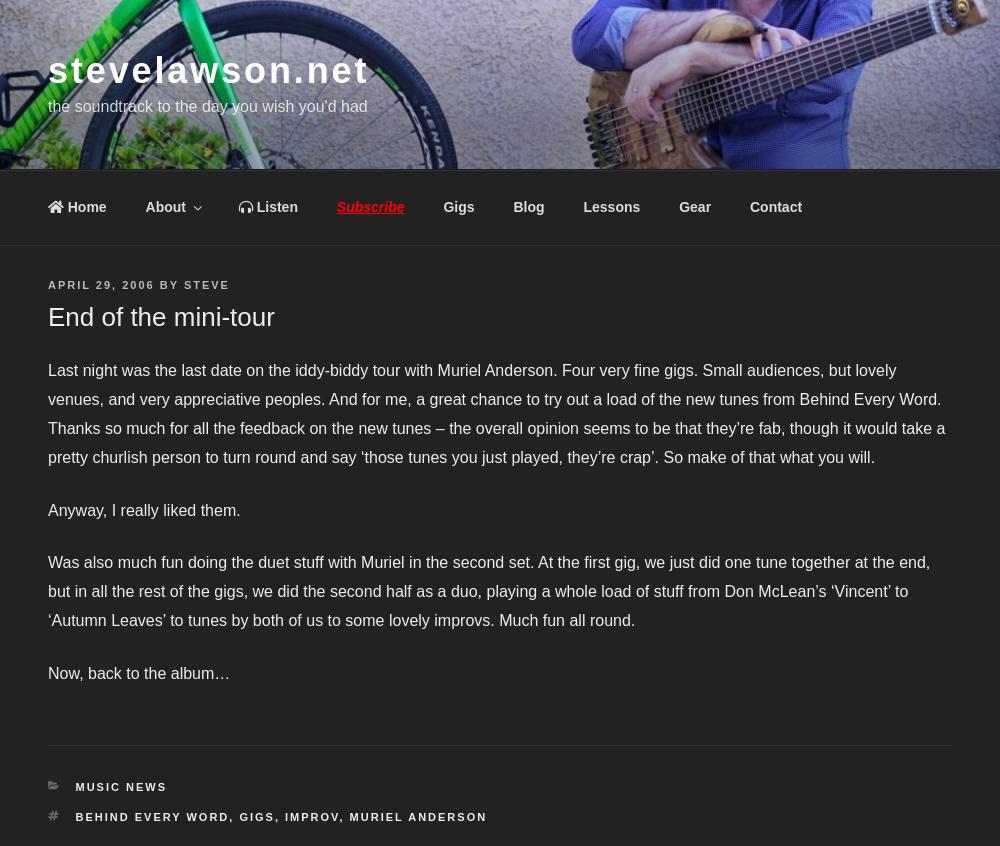 Image resolution: width=1000 pixels, height=846 pixels. What do you see at coordinates (74, 786) in the screenshot?
I see `'Music News'` at bounding box center [74, 786].